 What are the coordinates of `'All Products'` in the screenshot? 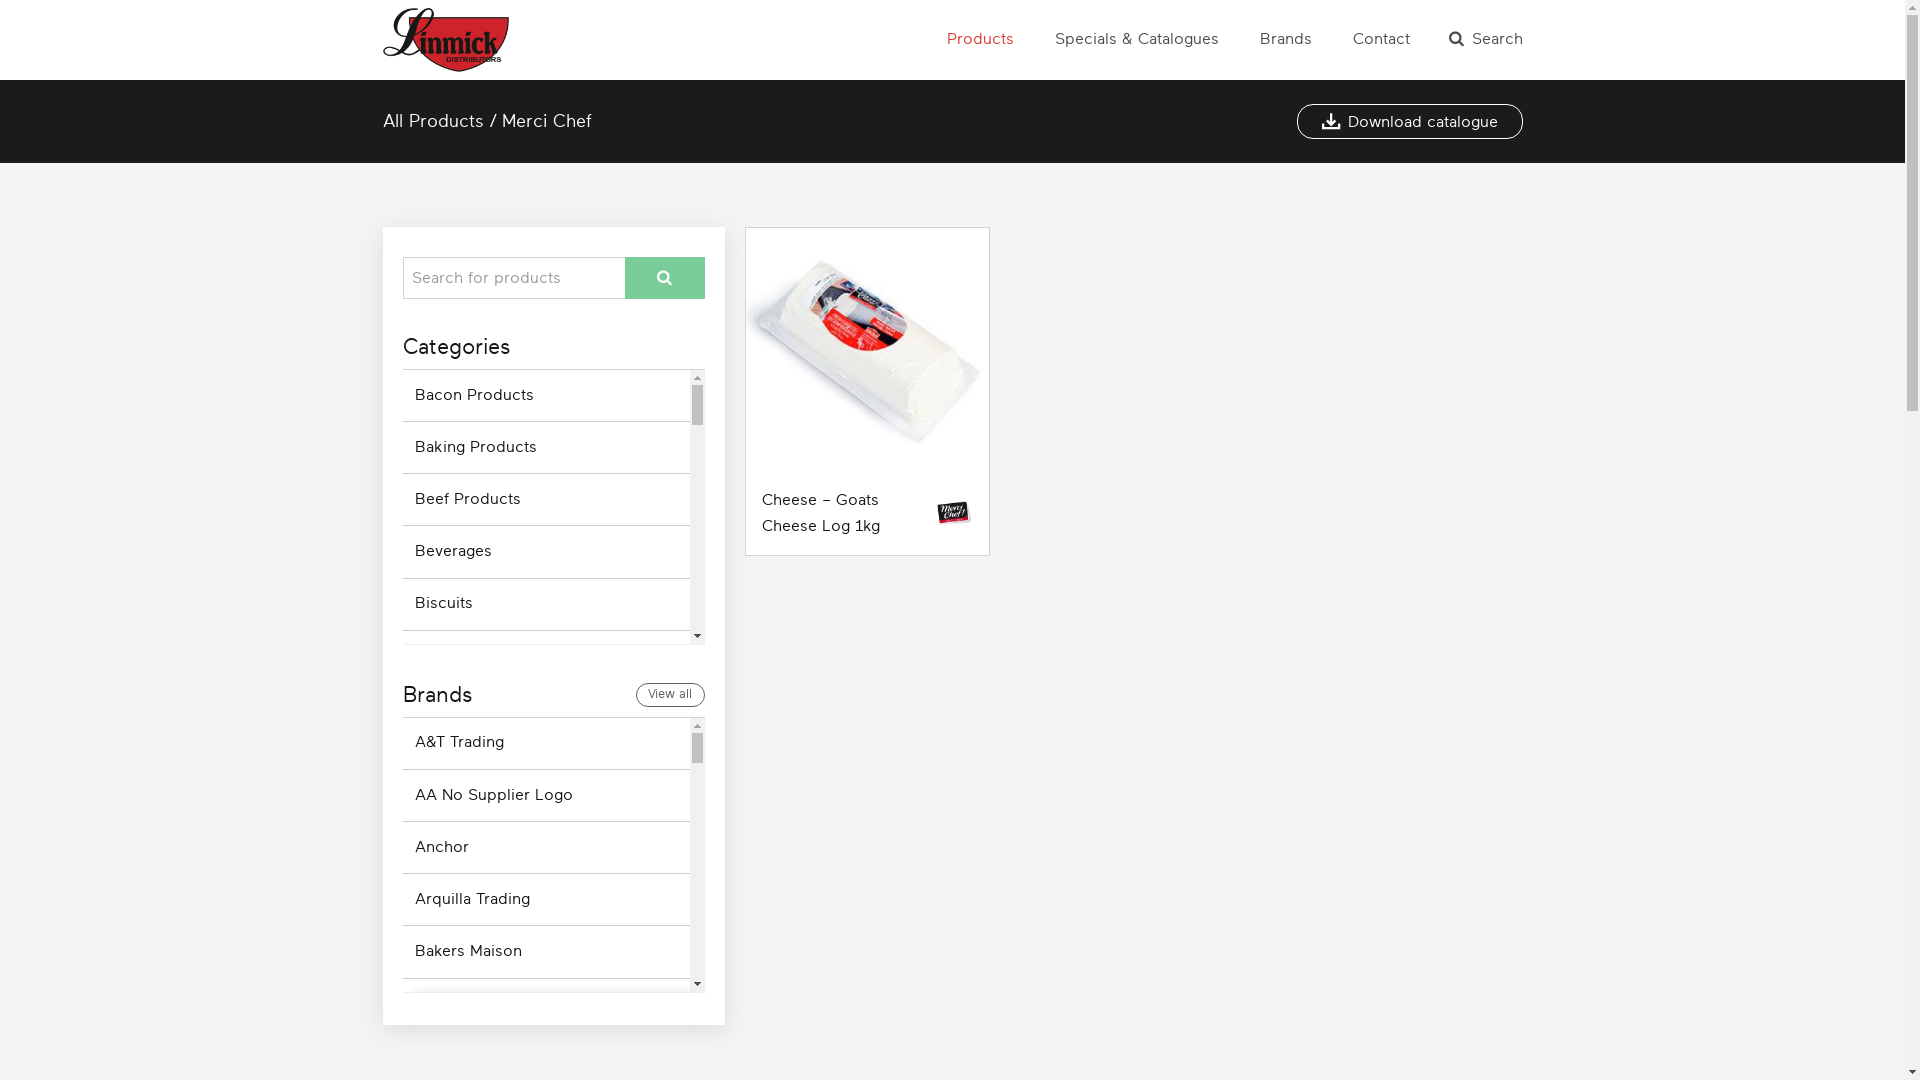 It's located at (431, 120).